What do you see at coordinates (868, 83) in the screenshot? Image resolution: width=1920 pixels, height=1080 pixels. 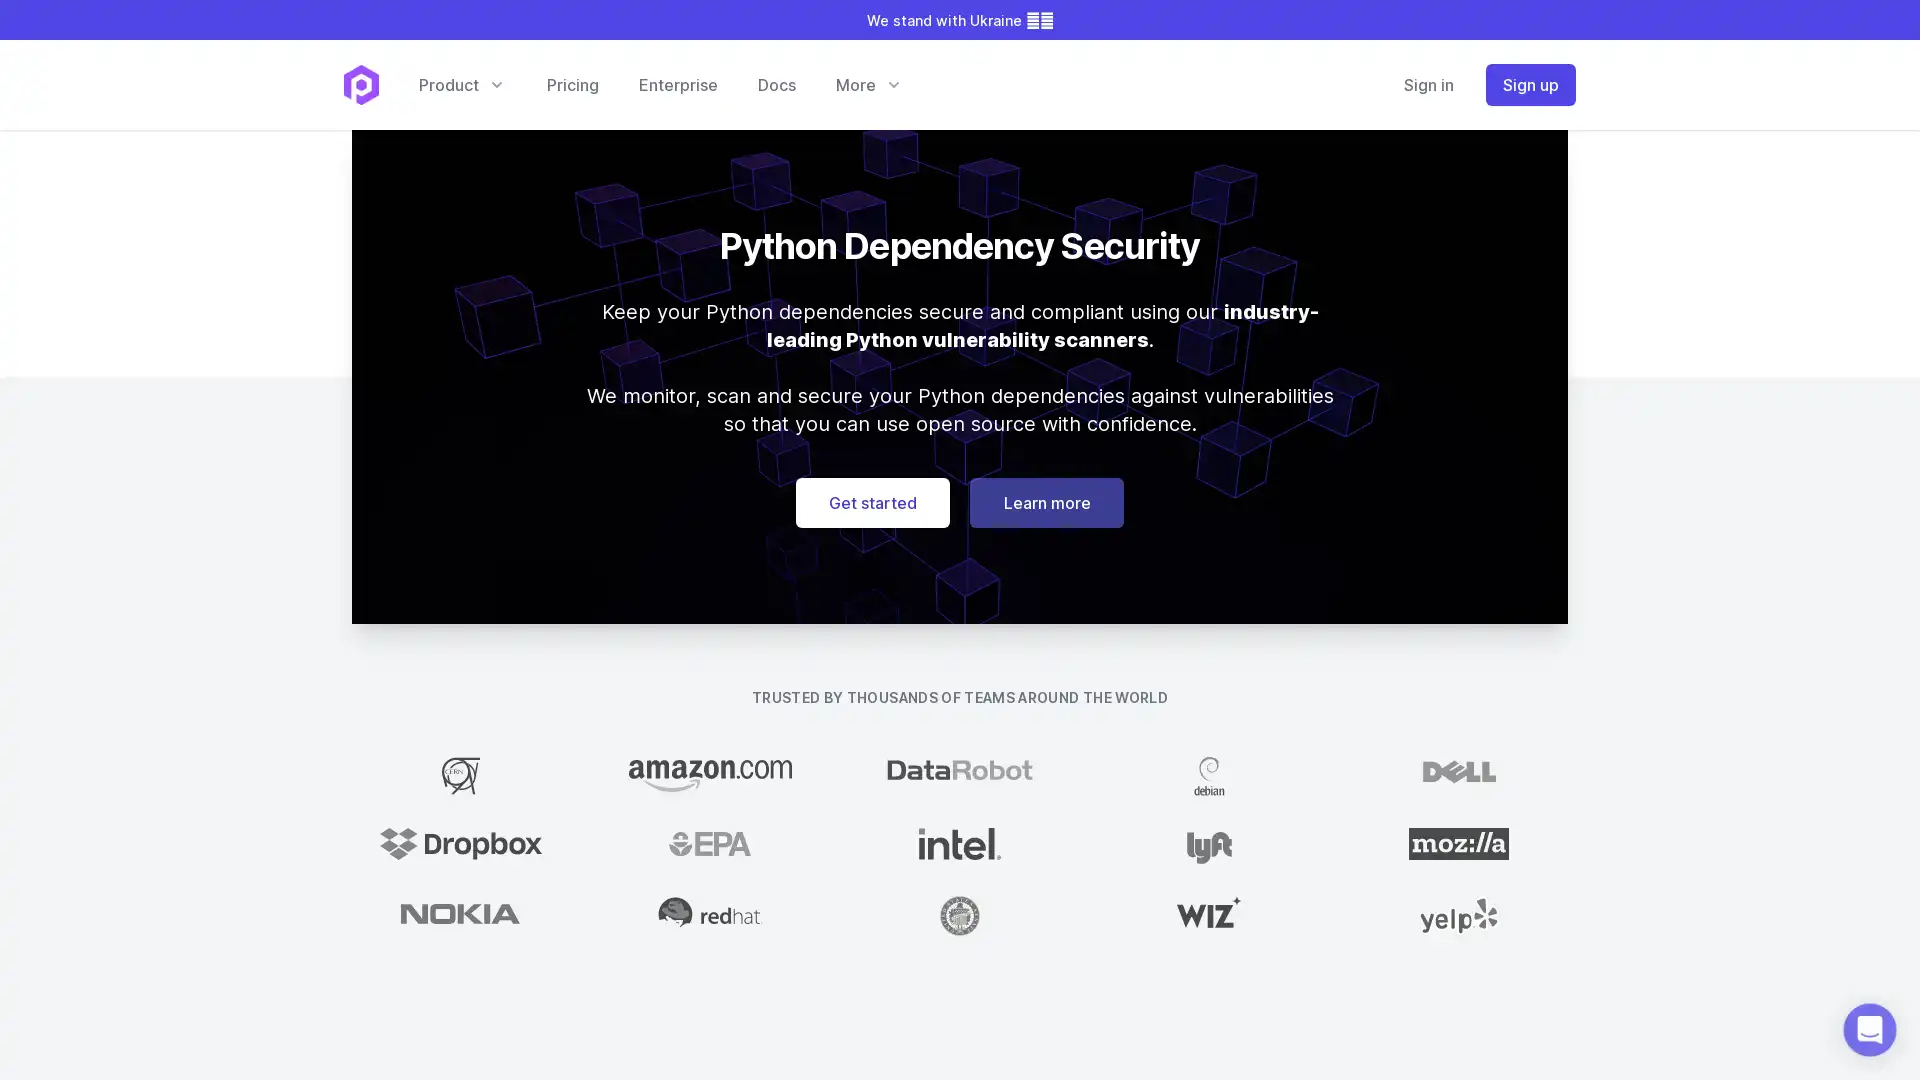 I see `More` at bounding box center [868, 83].